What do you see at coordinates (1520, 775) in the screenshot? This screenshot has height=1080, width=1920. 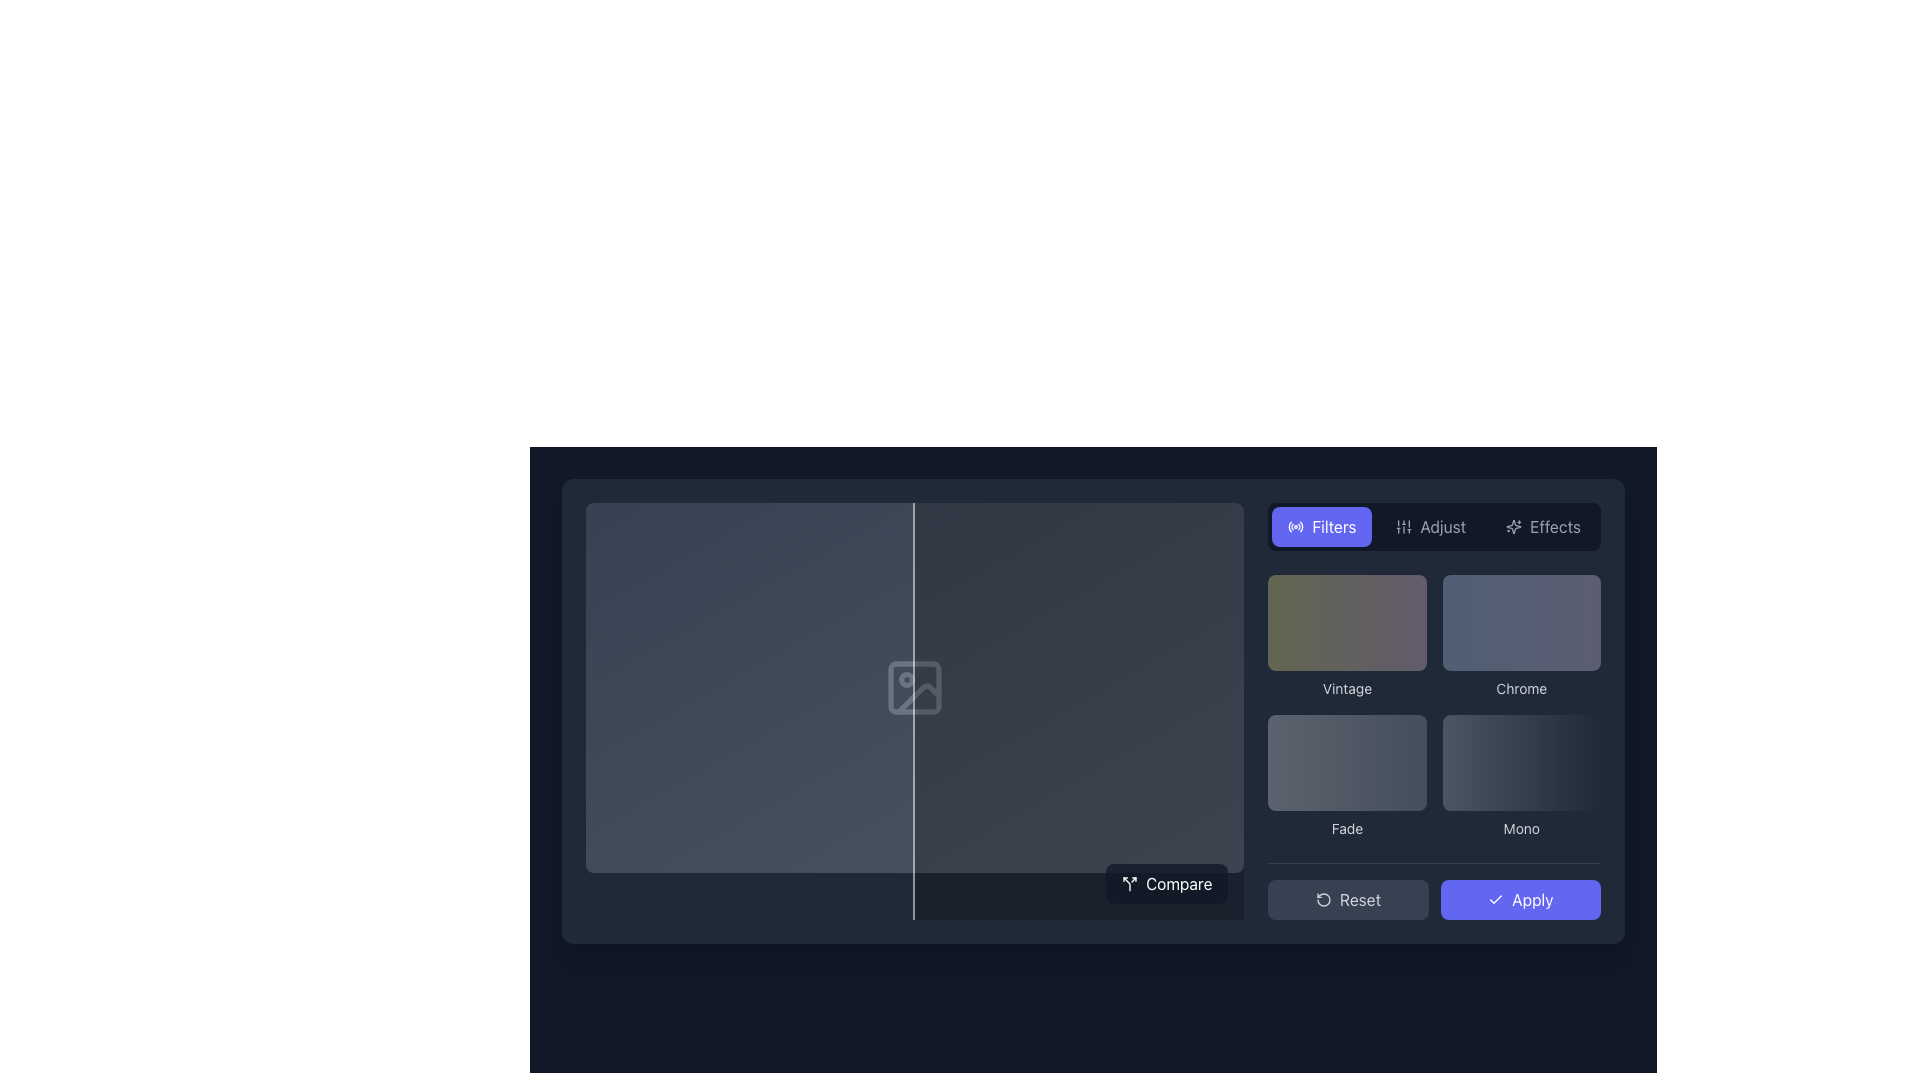 I see `the 'Mono' button located in the bottom-right cell of the grid` at bounding box center [1520, 775].